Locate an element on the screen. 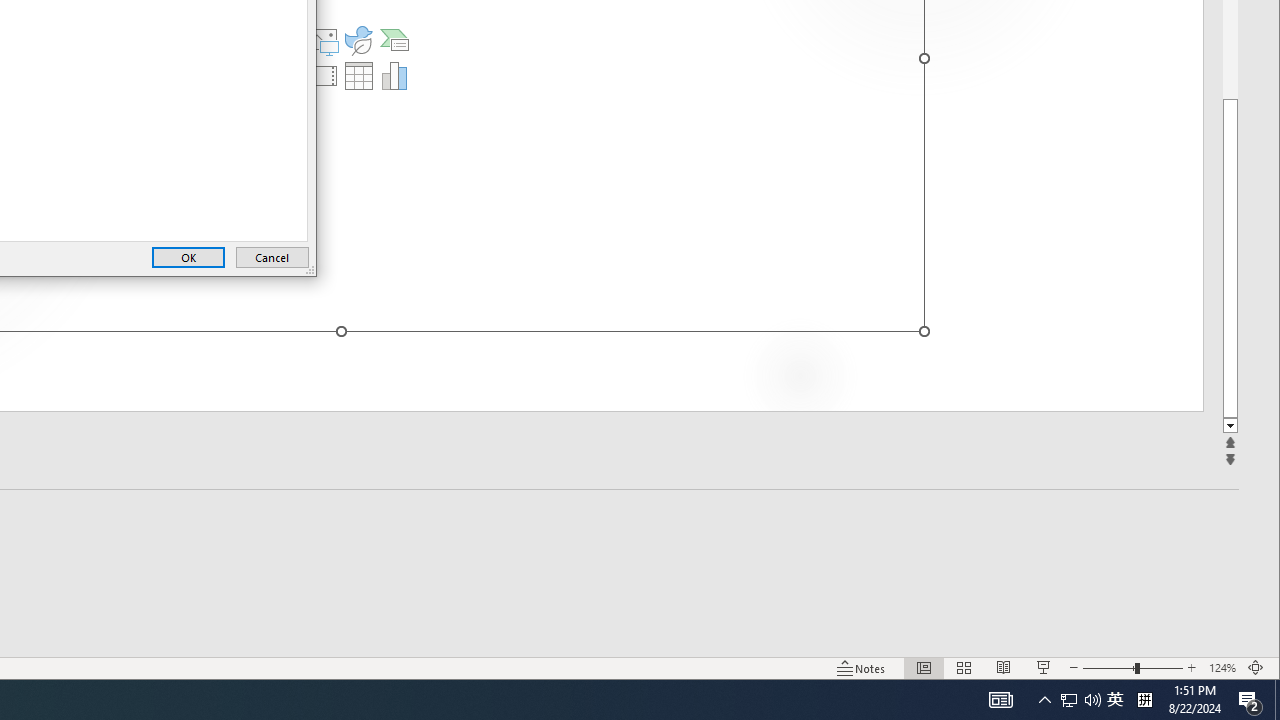  'Insert Chart' is located at coordinates (394, 74).